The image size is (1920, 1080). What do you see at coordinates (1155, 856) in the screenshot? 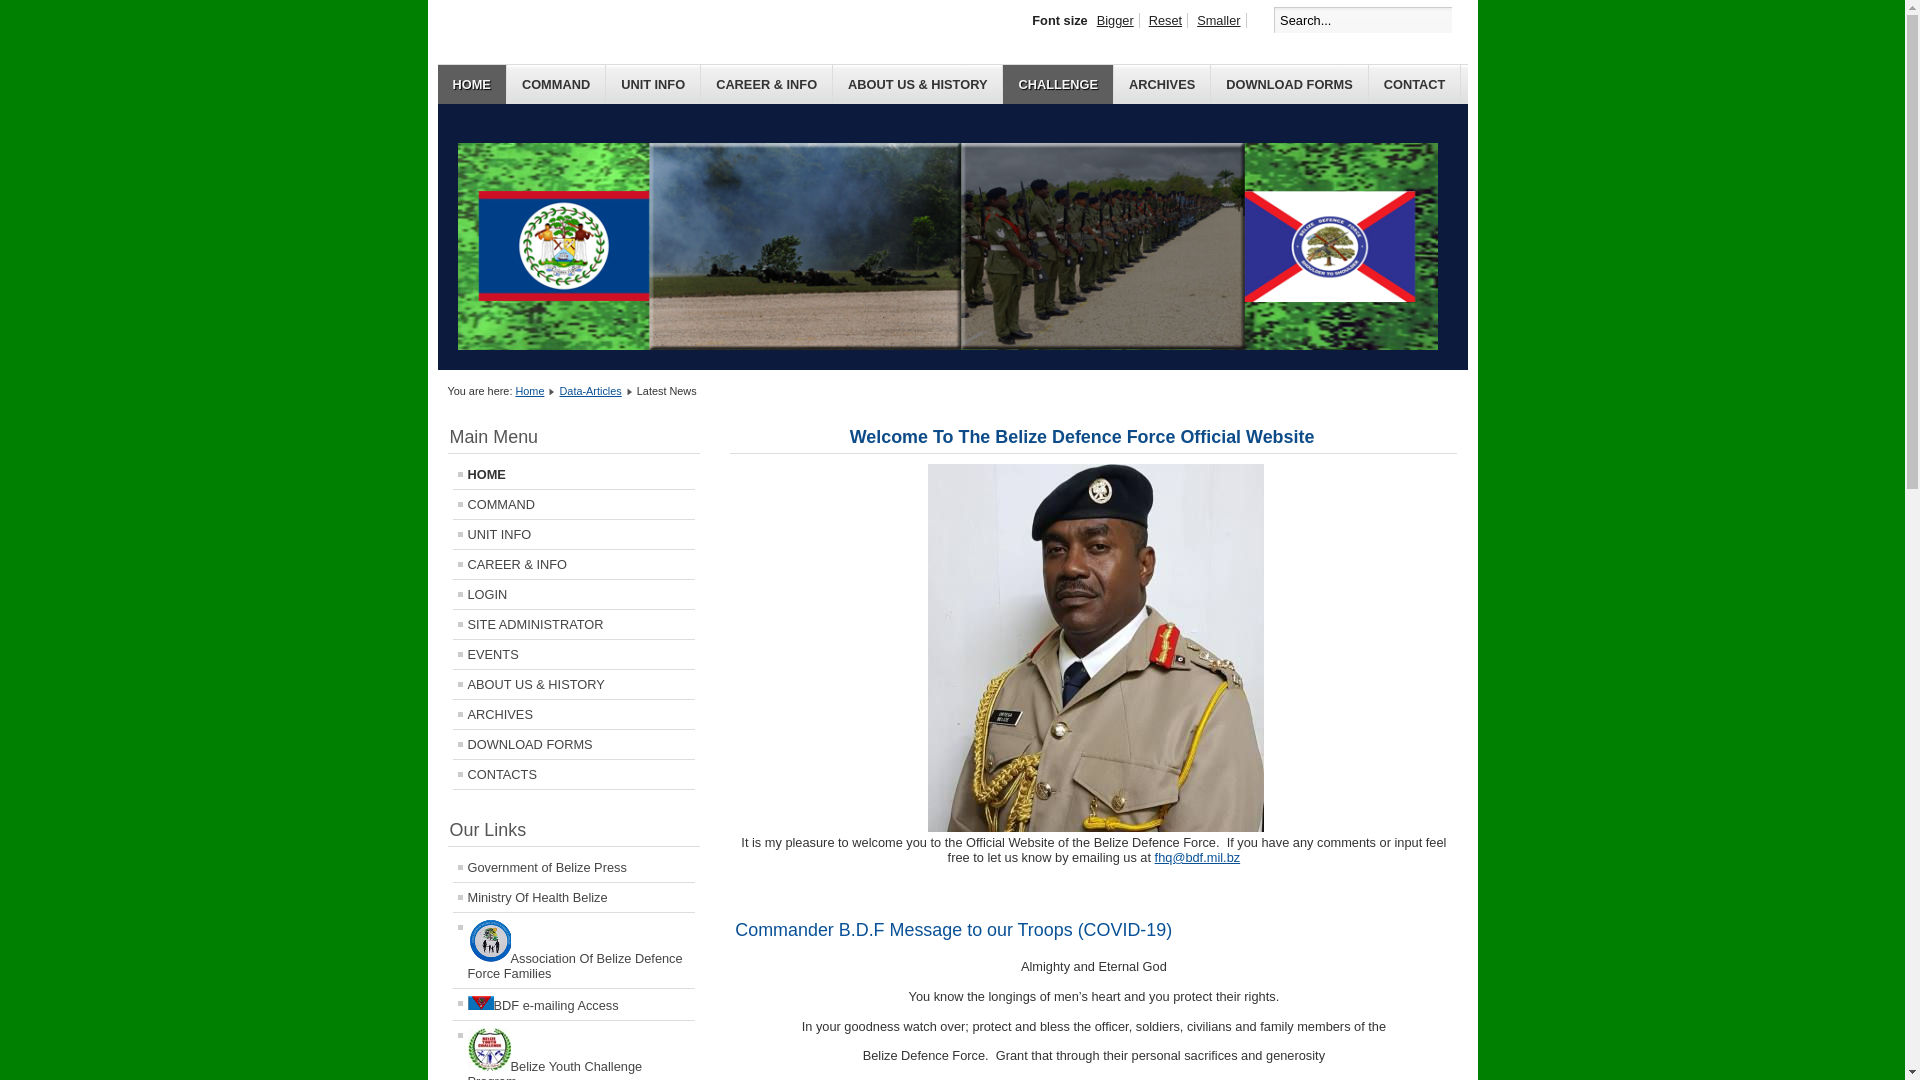
I see `'fhq@bdf.mil.bz'` at bounding box center [1155, 856].